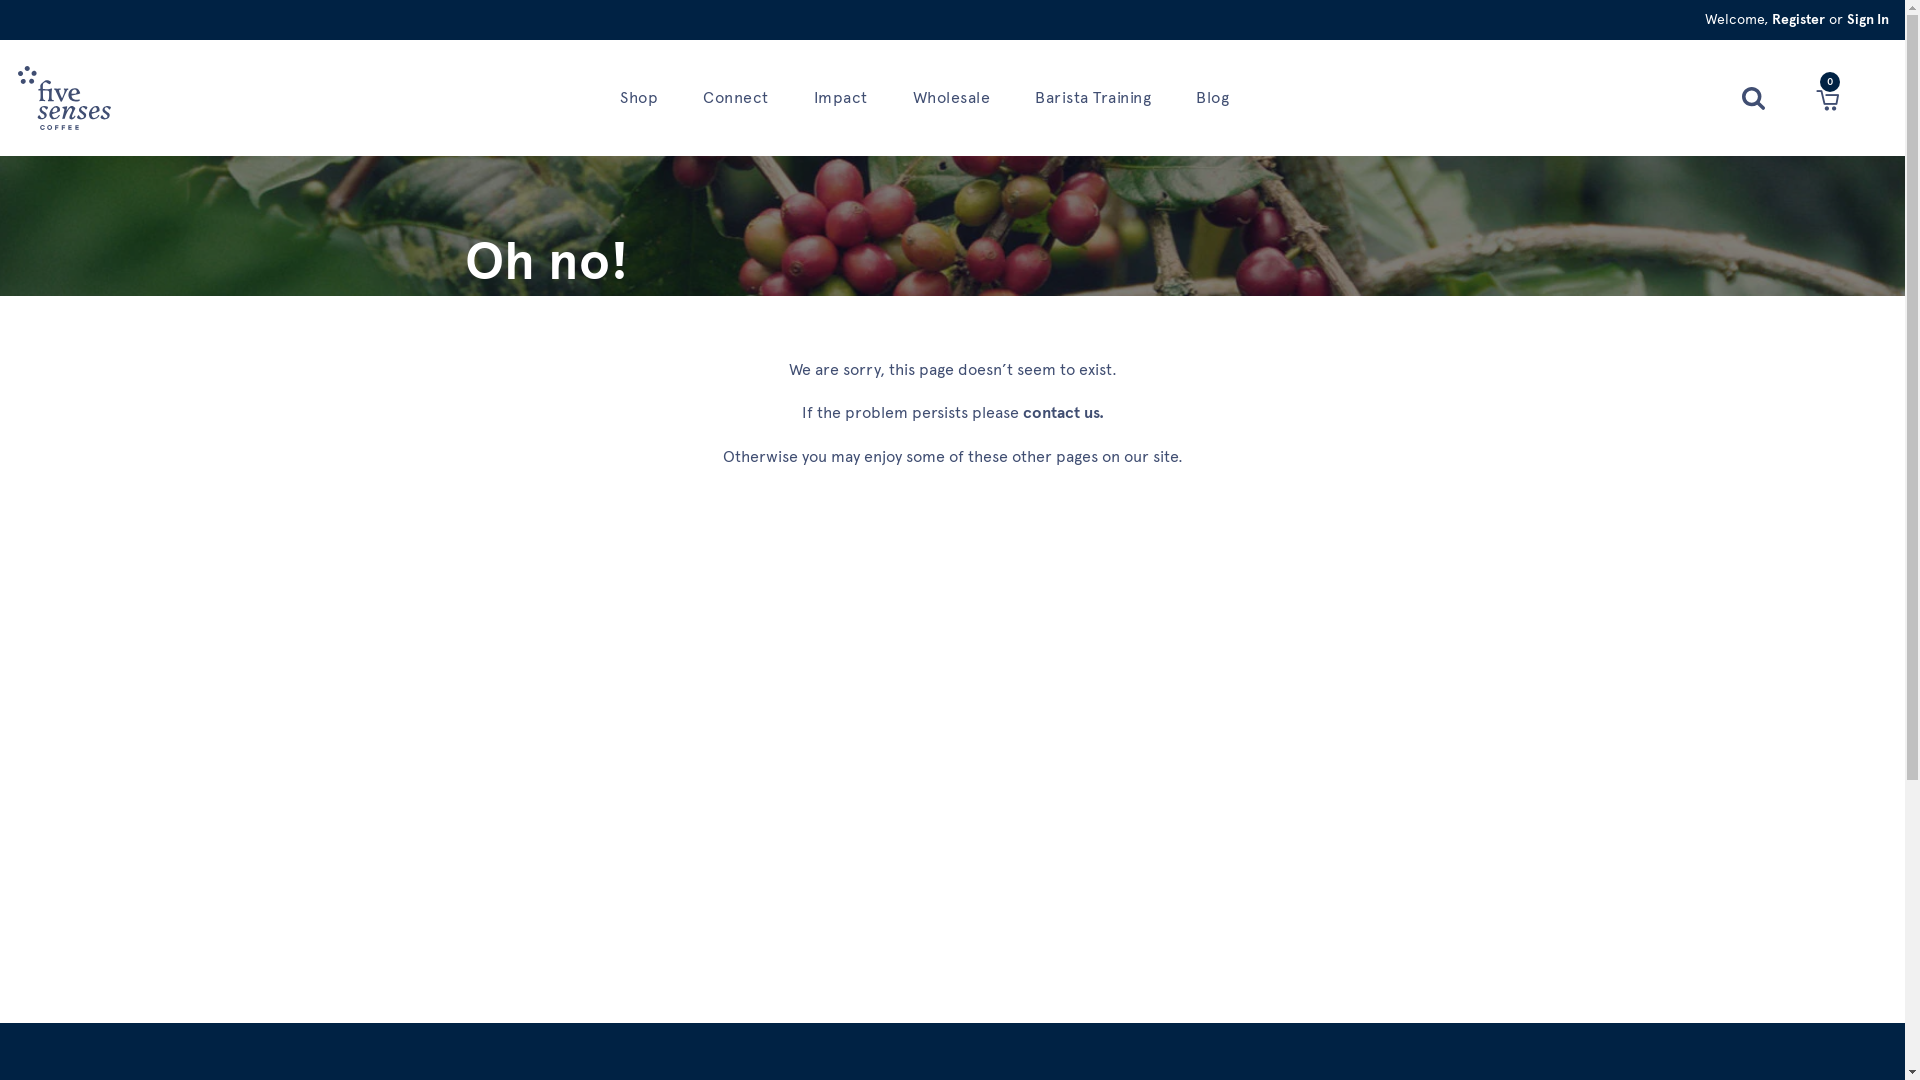 This screenshot has width=1920, height=1080. What do you see at coordinates (641, 97) in the screenshot?
I see `'Shop'` at bounding box center [641, 97].